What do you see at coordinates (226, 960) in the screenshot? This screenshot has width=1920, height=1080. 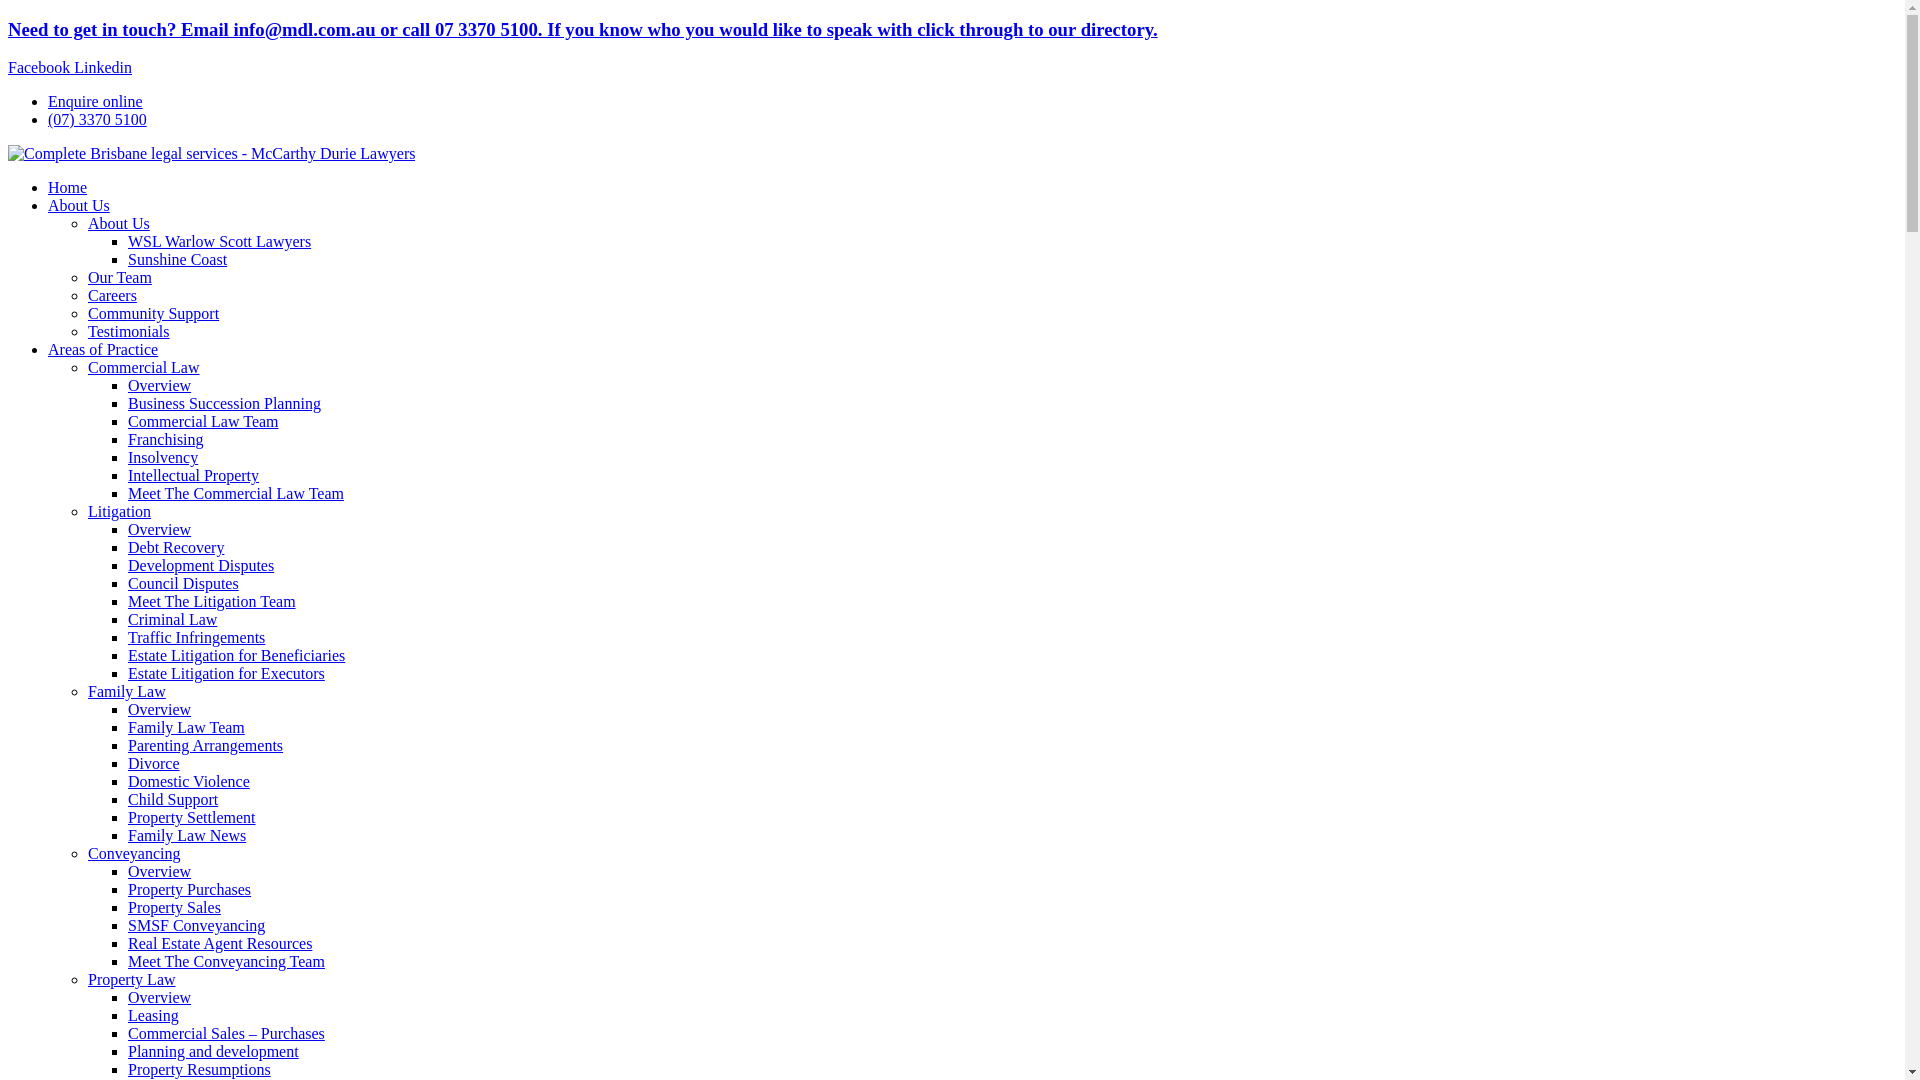 I see `'Meet The Conveyancing Team'` at bounding box center [226, 960].